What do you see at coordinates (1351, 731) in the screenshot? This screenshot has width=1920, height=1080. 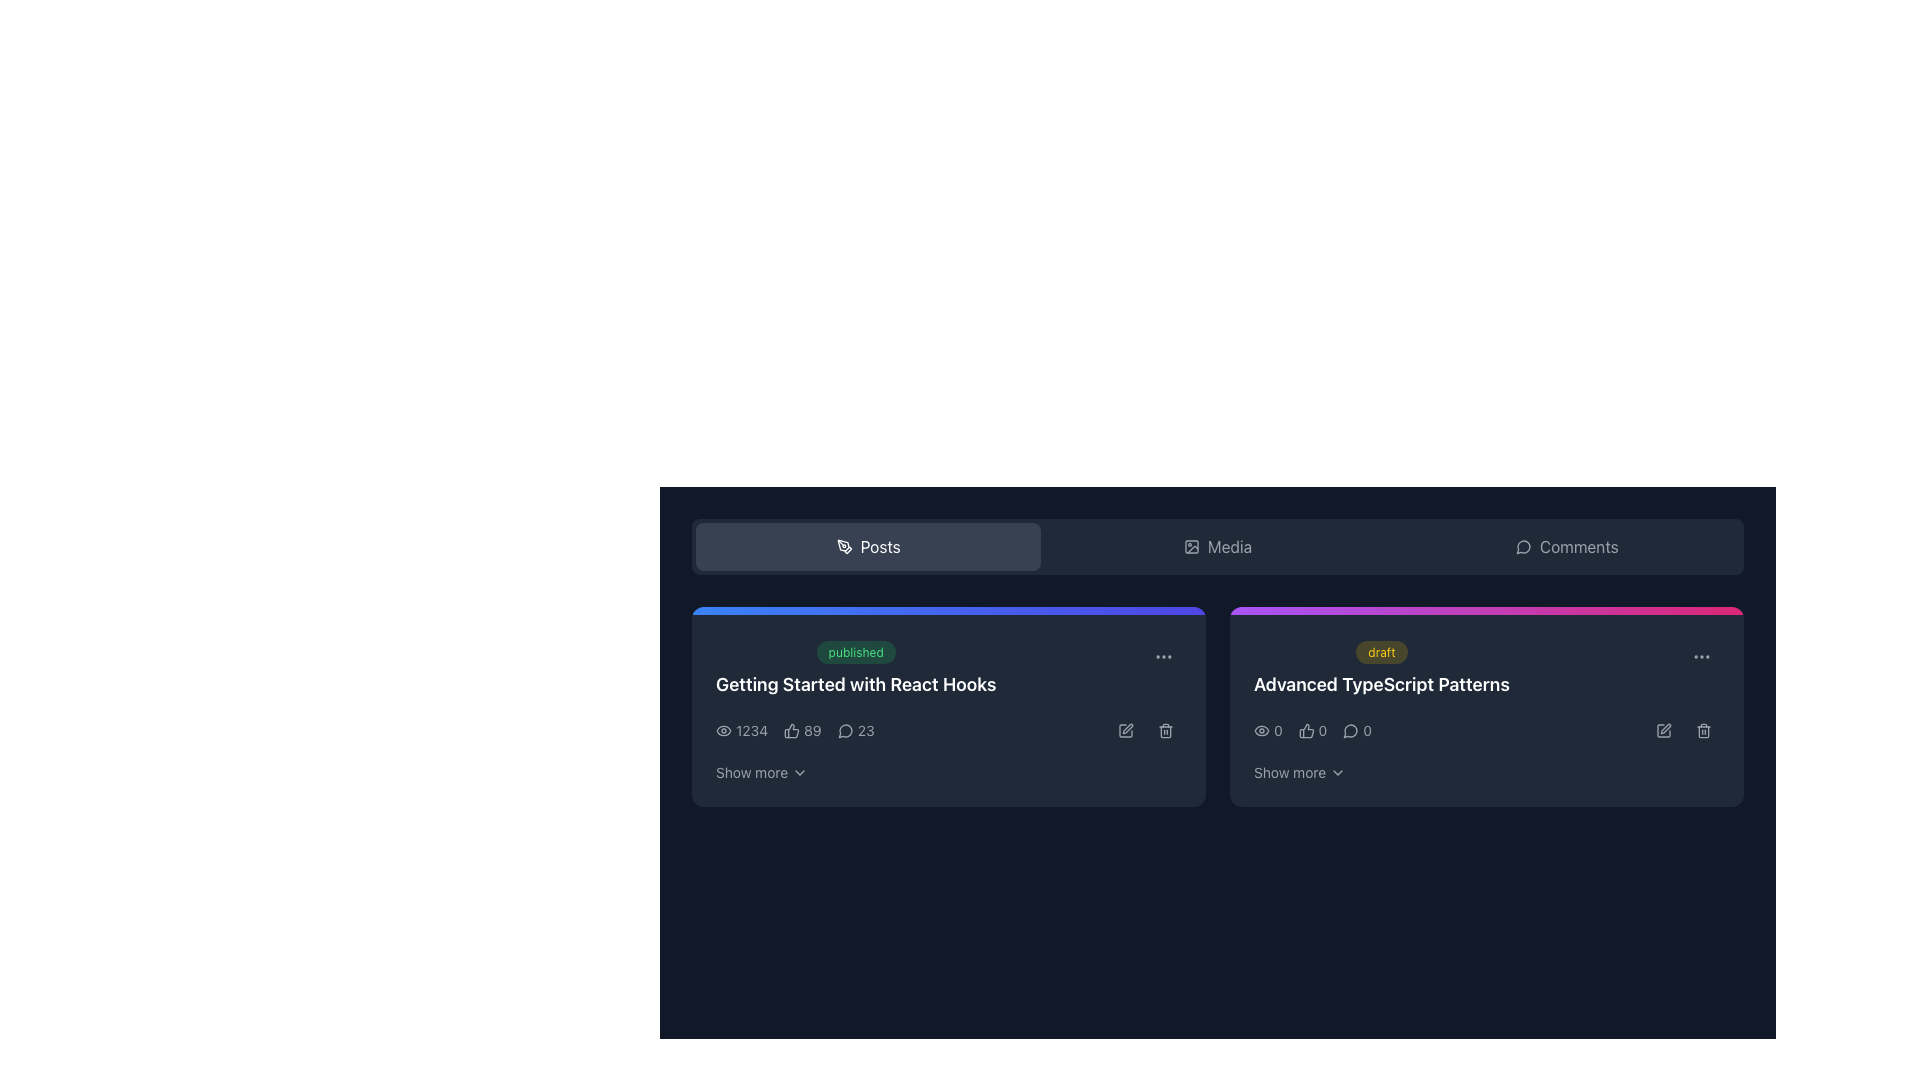 I see `the message or comment bubble icon located in the bottom-right card of the 'Advanced TypeScript Patterns' section, positioned to the left of the numeric indicator showing '0'` at bounding box center [1351, 731].